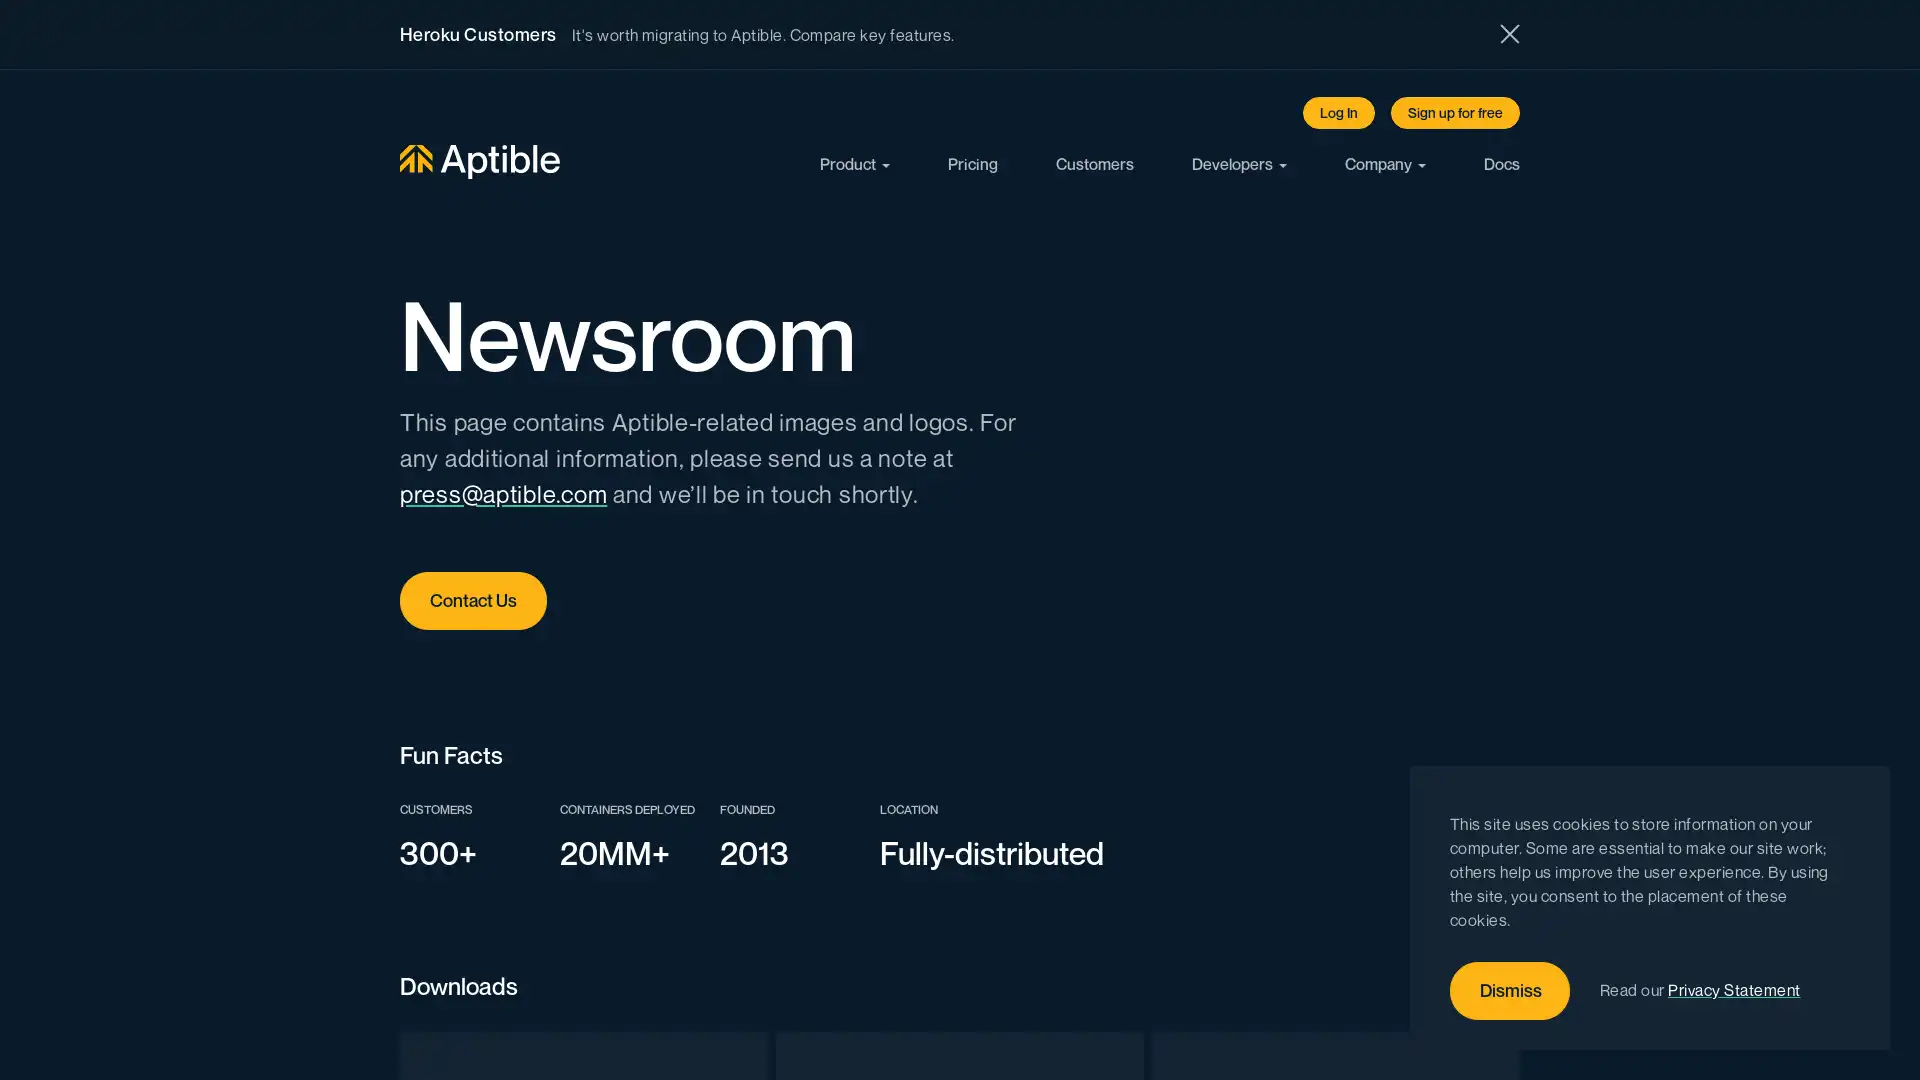 Image resolution: width=1920 pixels, height=1080 pixels. Describe the element at coordinates (1510, 991) in the screenshot. I see `Dismiss` at that location.